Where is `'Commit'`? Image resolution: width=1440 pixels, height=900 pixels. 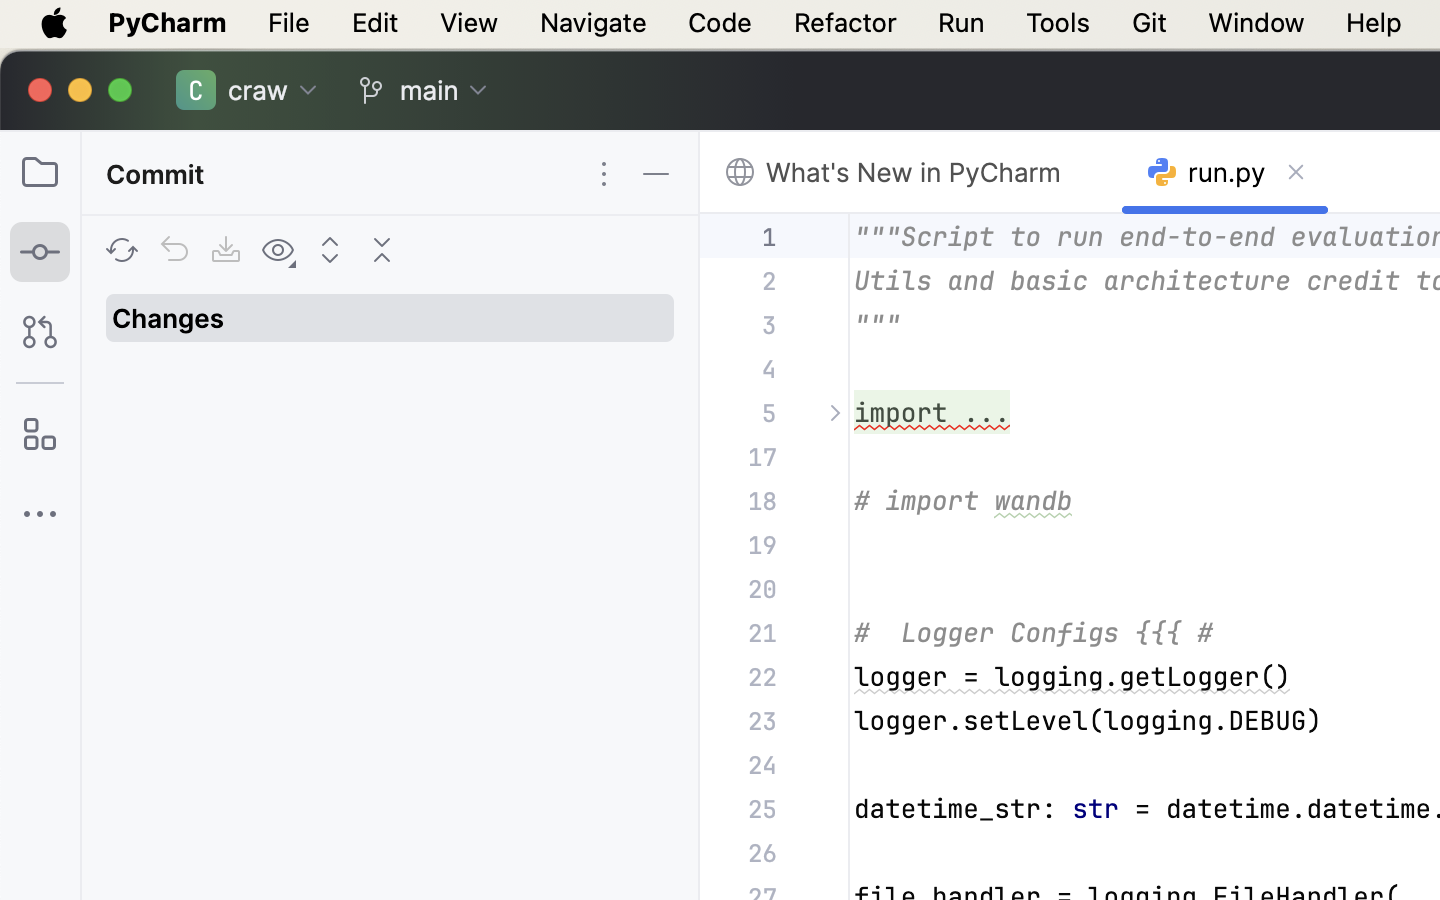
'Commit' is located at coordinates (157, 173).